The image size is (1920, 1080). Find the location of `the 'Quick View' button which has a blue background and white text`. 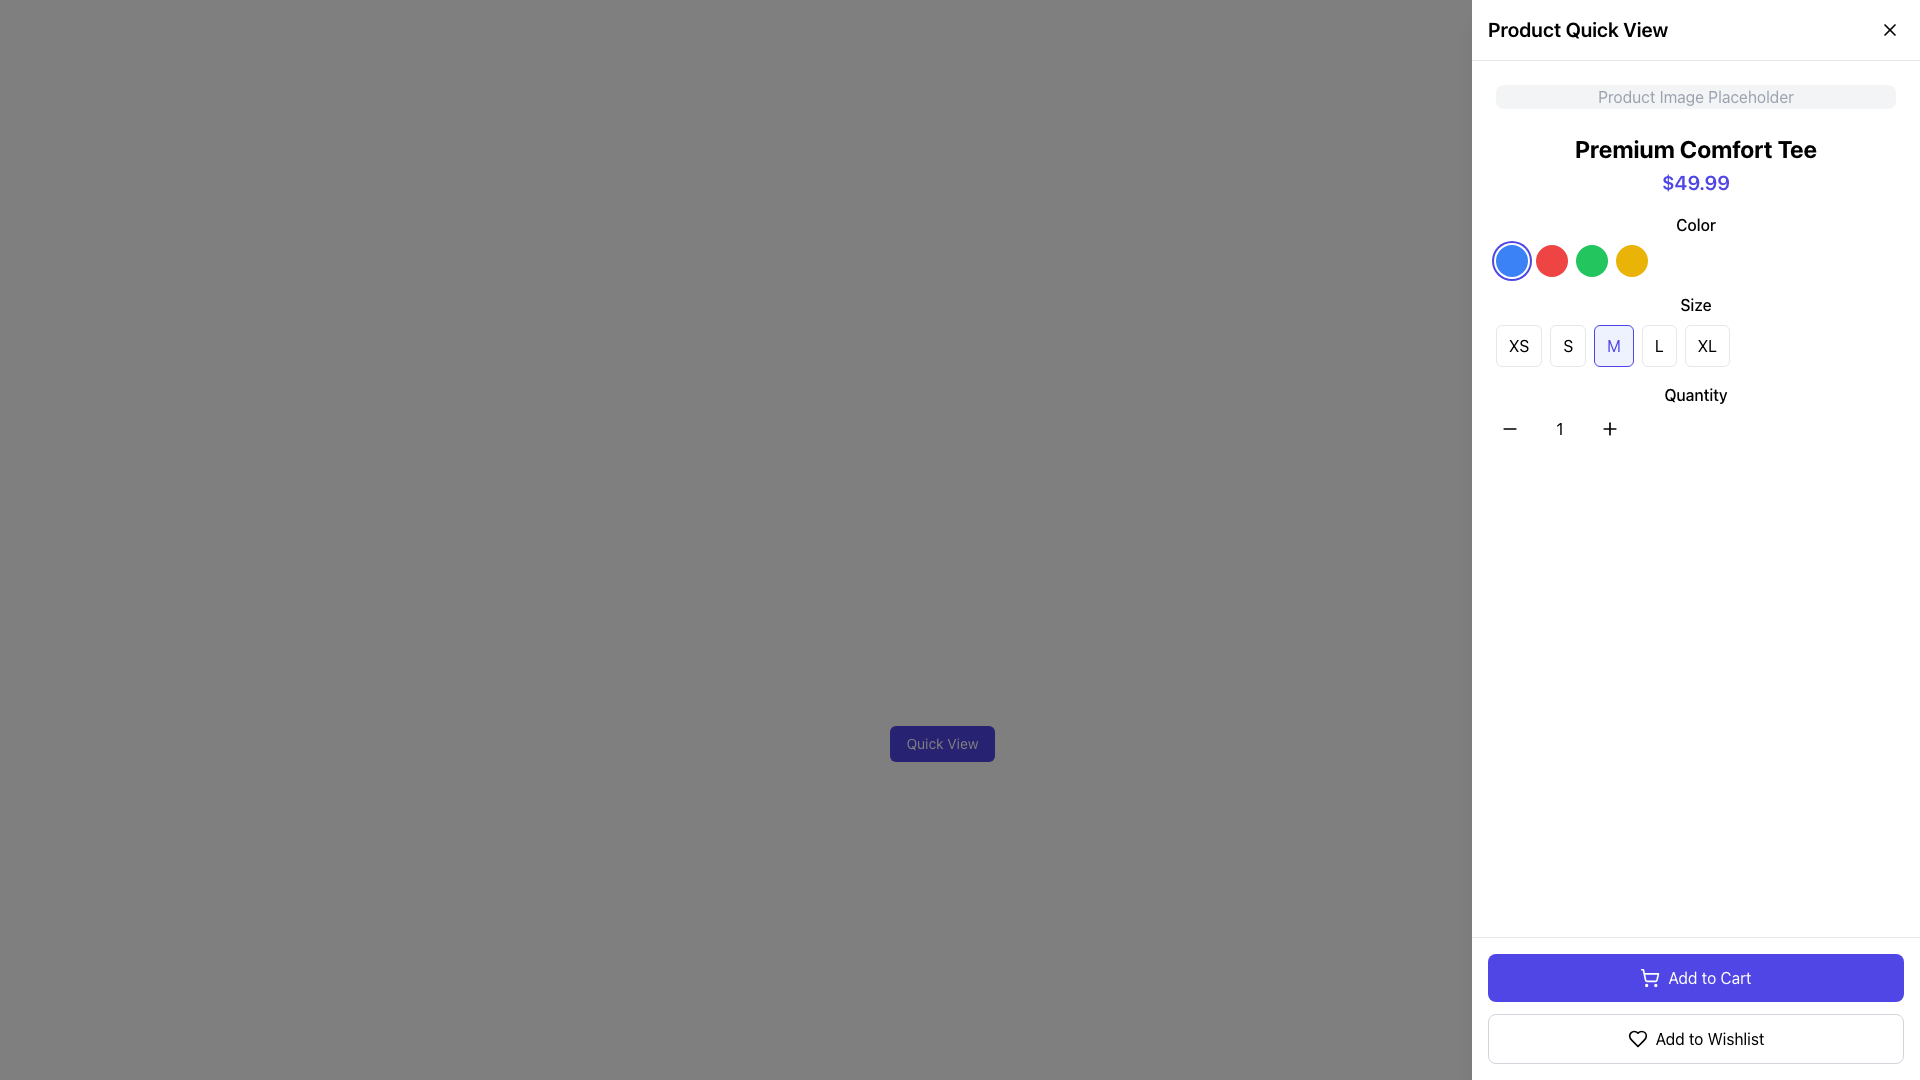

the 'Quick View' button which has a blue background and white text is located at coordinates (941, 744).